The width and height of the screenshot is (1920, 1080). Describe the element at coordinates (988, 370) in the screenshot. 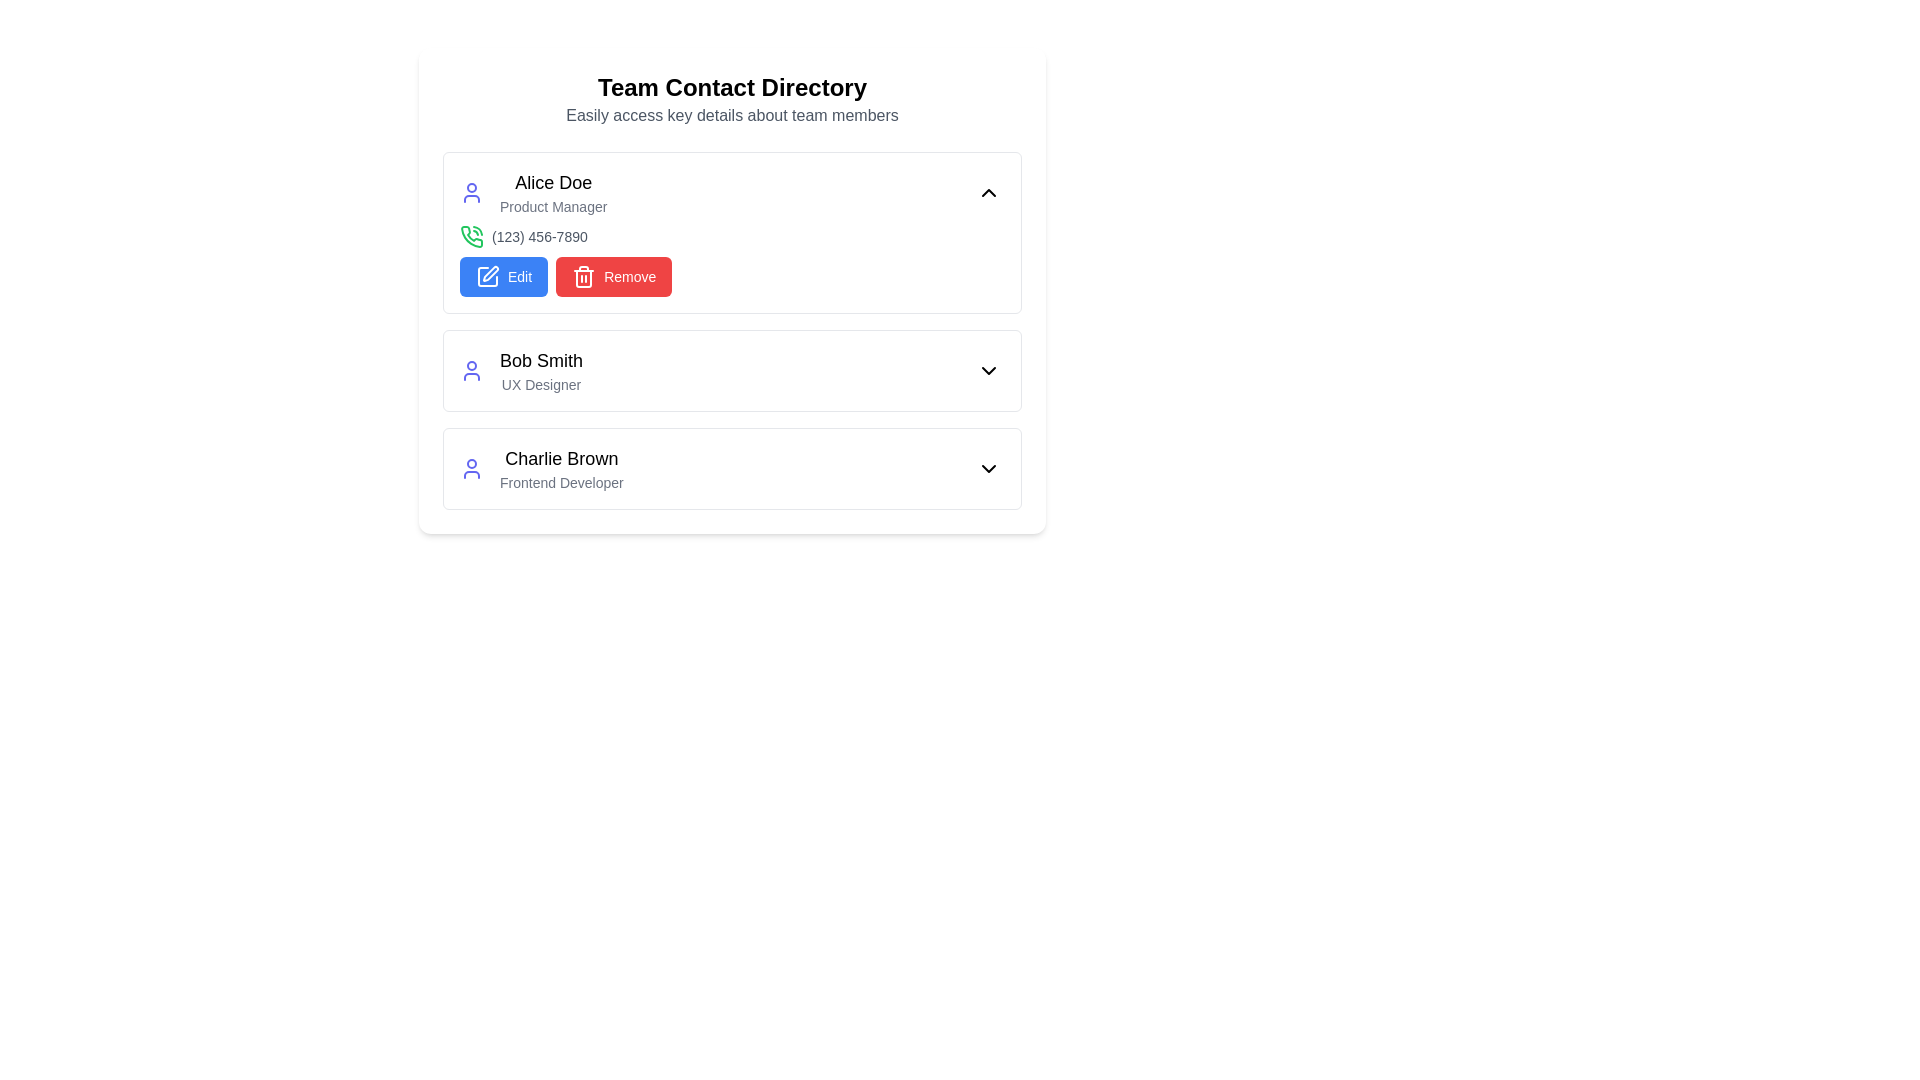

I see `the Dropdown toggle button located in the top right corner of the section belonging to 'Bob Smith, UX Designer'` at that location.